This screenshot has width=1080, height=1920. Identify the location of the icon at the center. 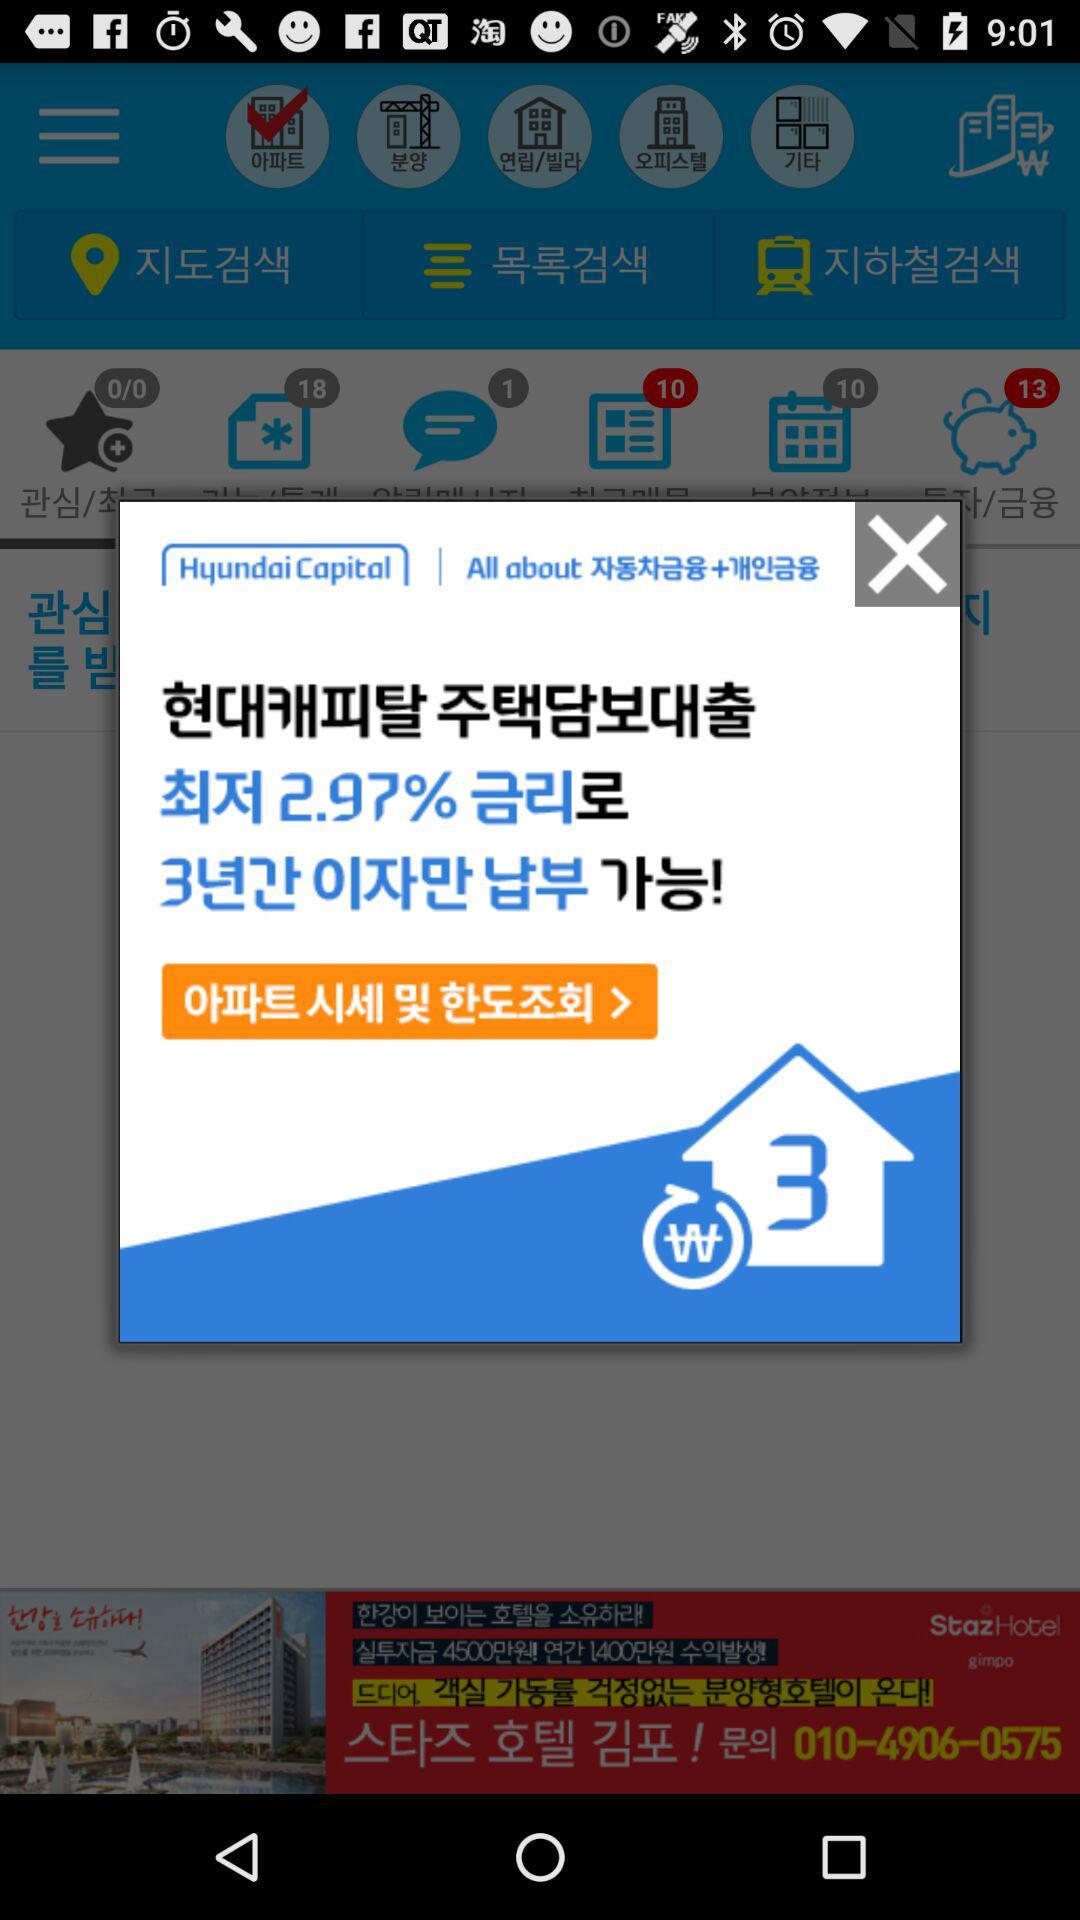
(540, 920).